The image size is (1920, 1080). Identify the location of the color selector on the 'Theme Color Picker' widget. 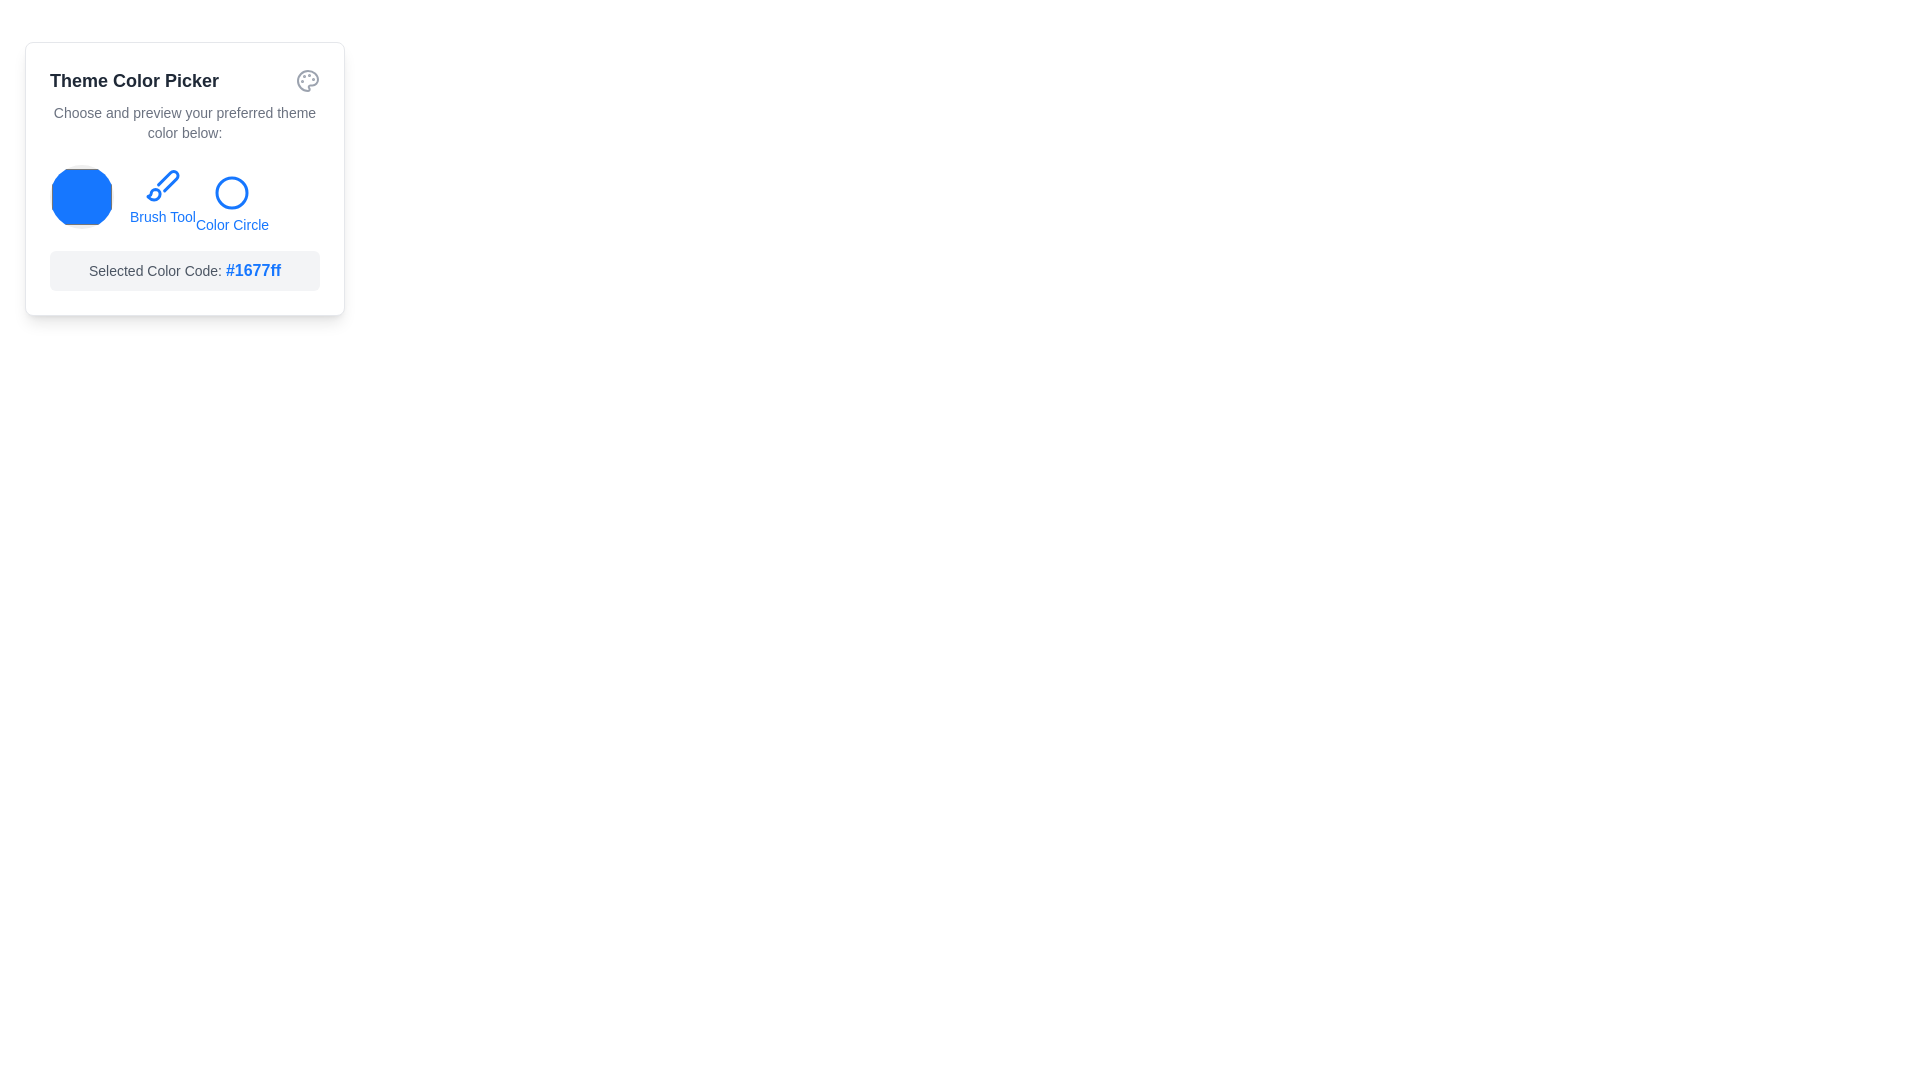
(185, 177).